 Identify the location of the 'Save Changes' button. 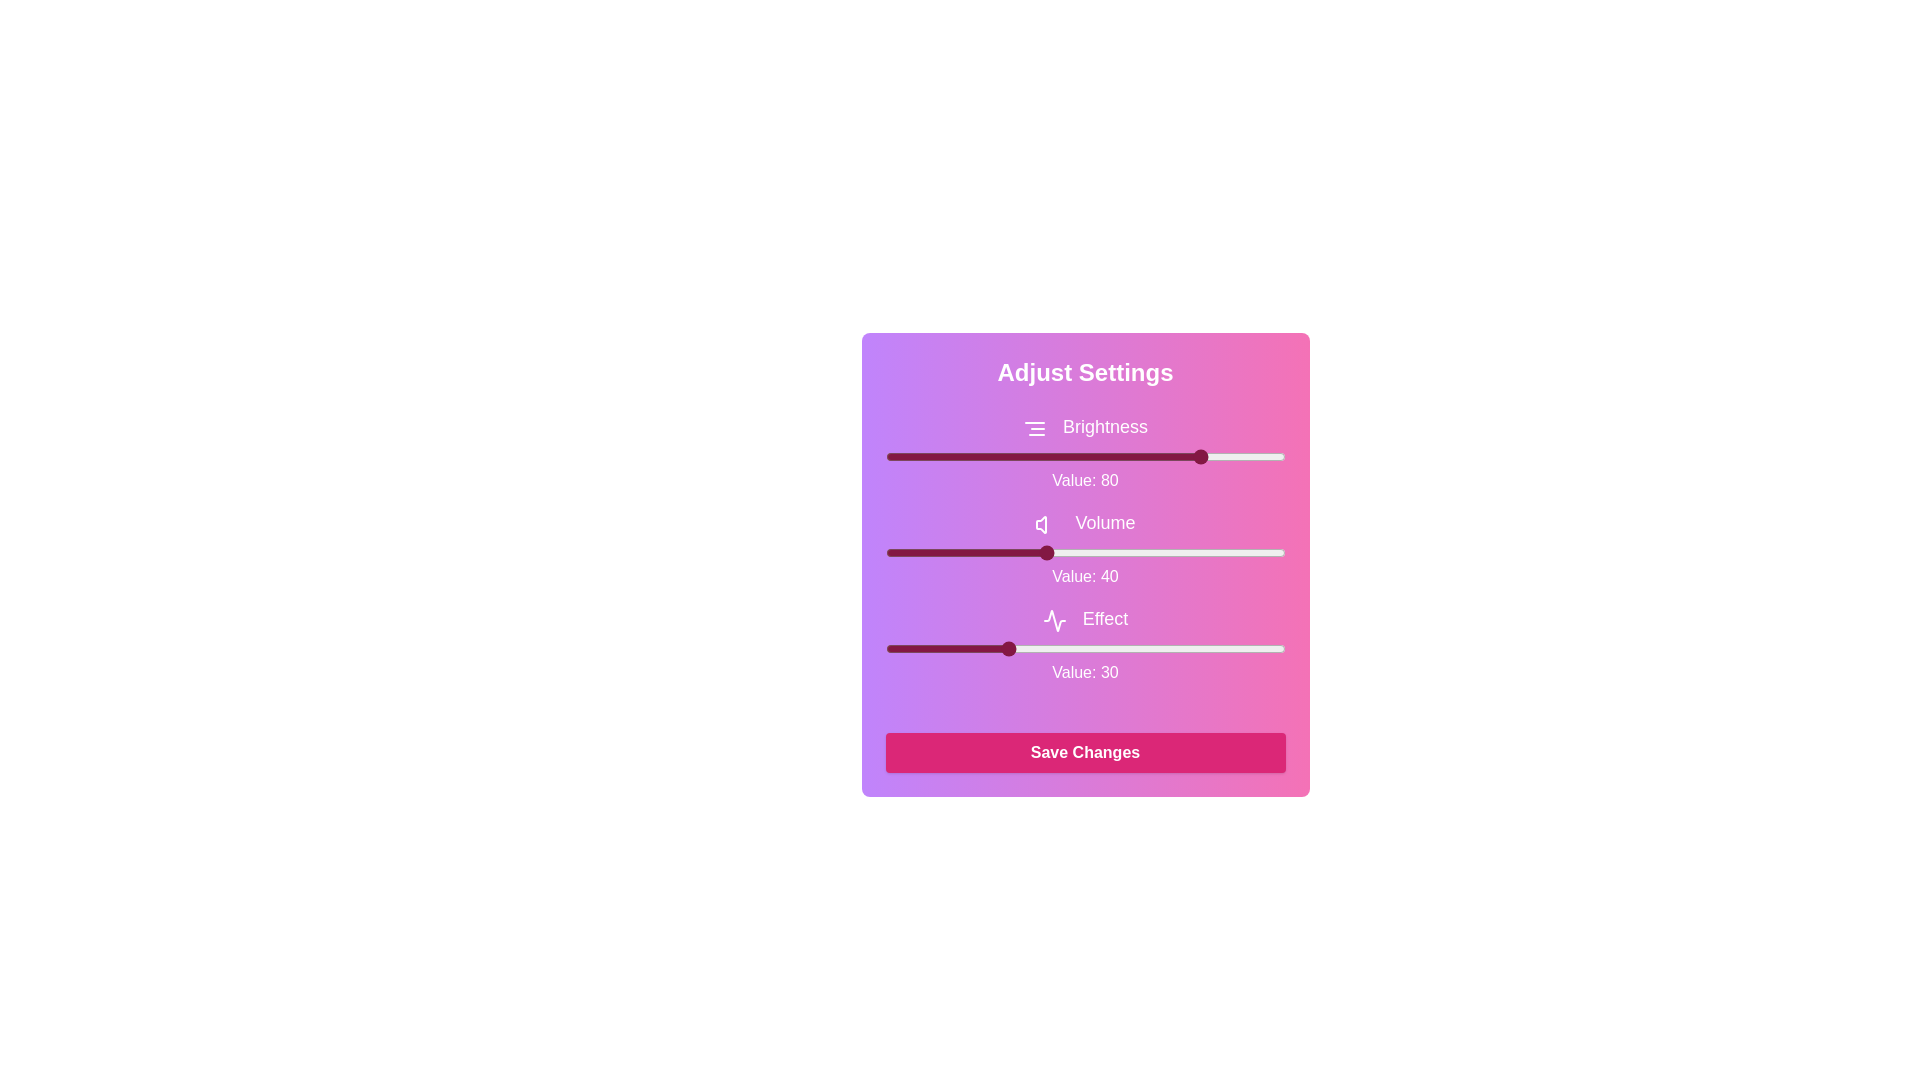
(1084, 752).